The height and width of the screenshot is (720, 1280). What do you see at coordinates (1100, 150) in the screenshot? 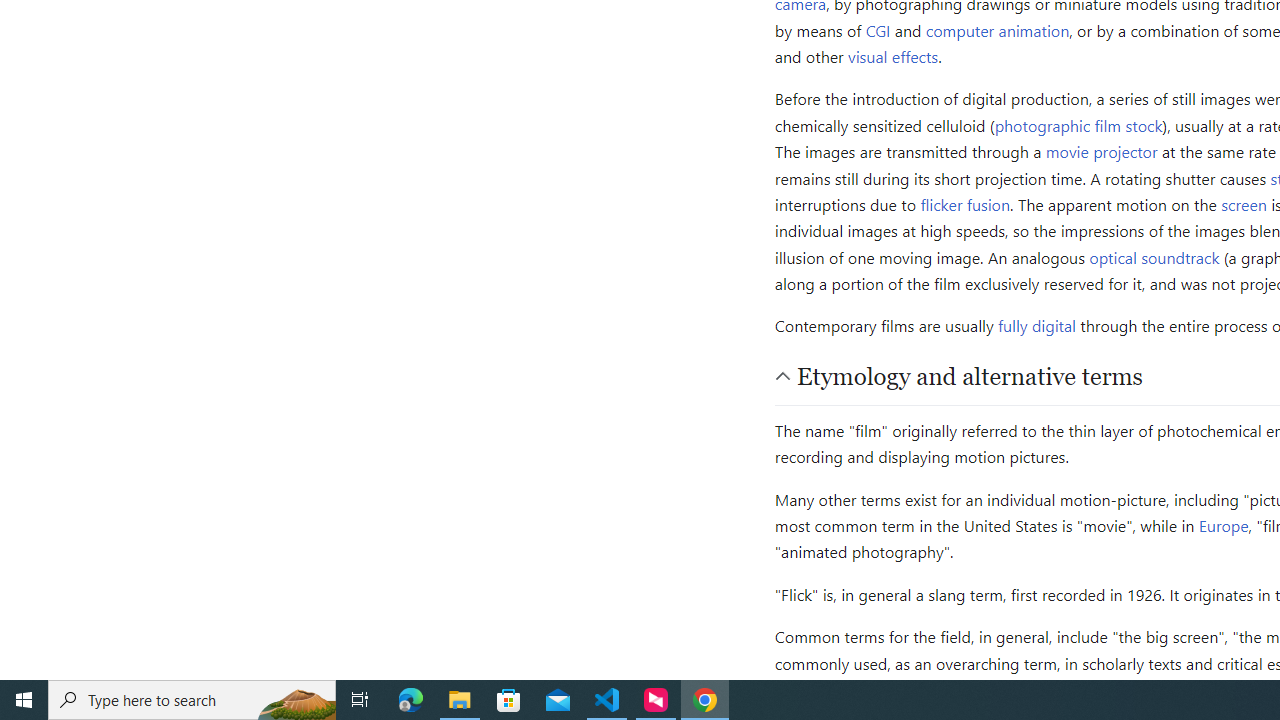
I see `'movie projector'` at bounding box center [1100, 150].